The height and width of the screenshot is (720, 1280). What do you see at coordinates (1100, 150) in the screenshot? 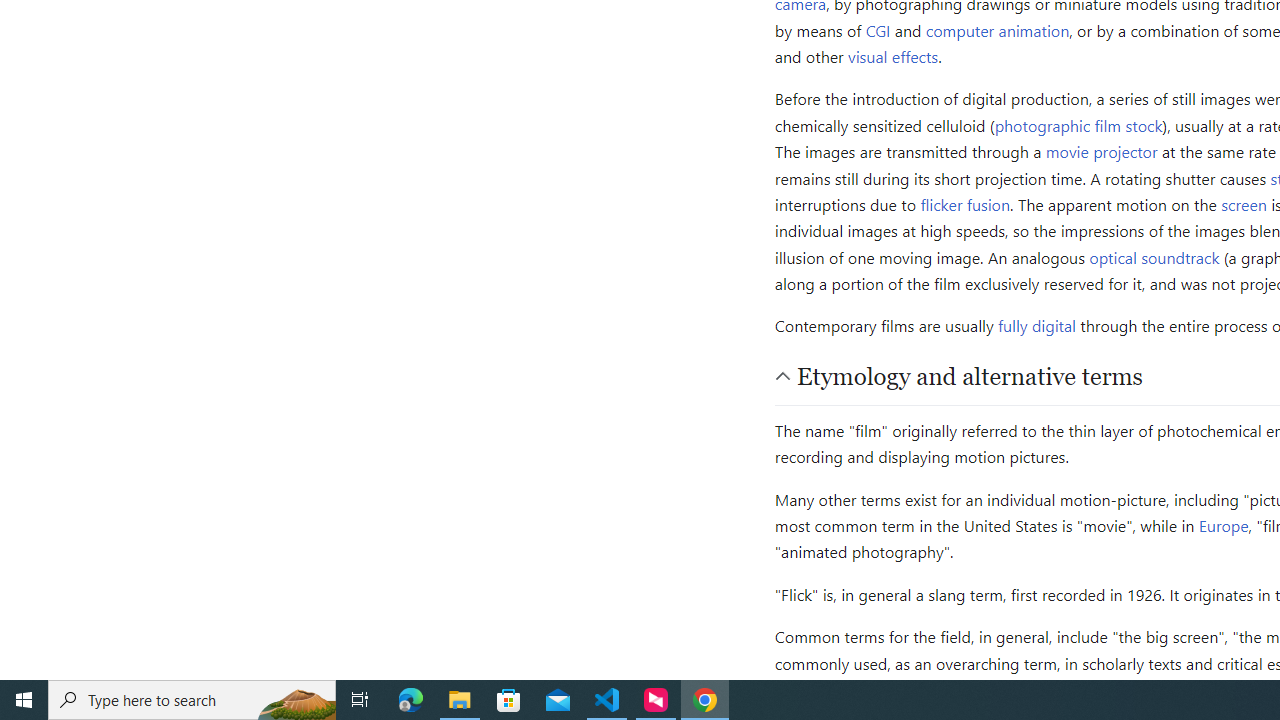
I see `'movie projector'` at bounding box center [1100, 150].